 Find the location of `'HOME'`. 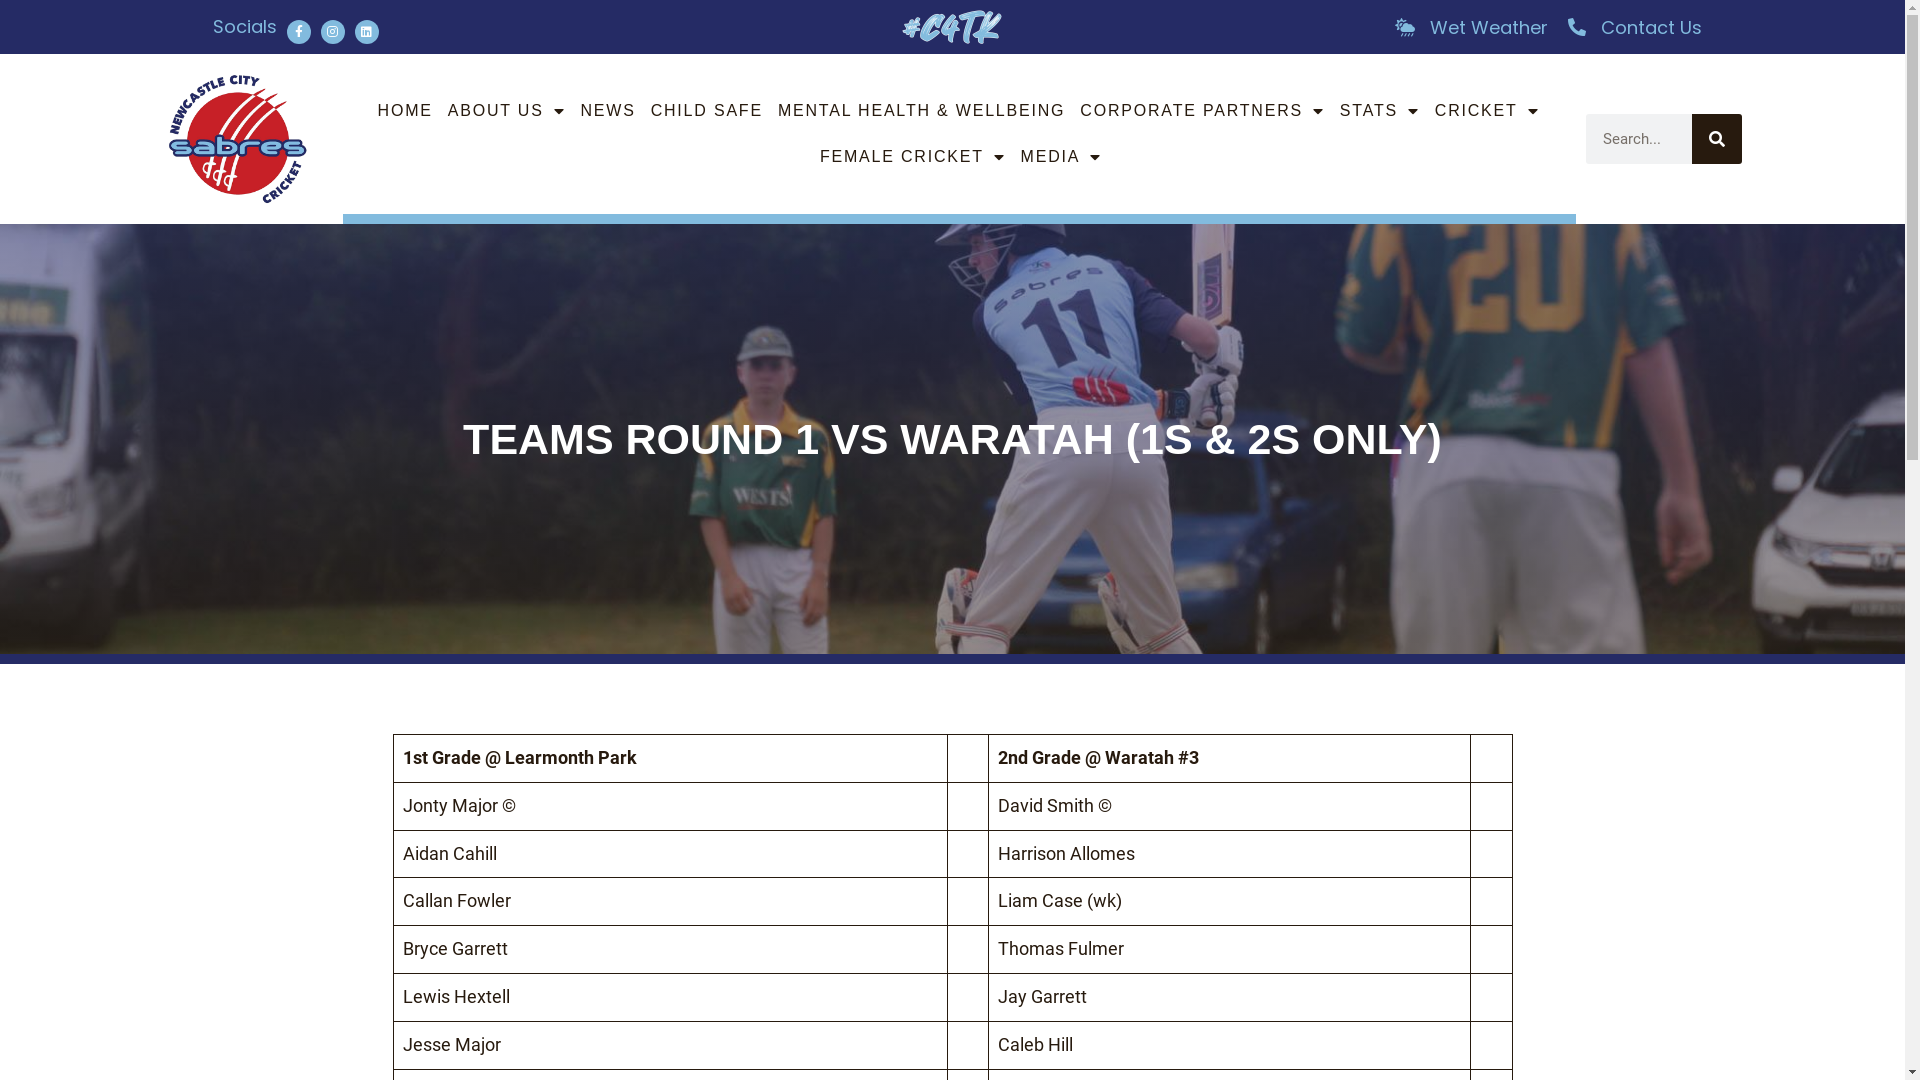

'HOME' is located at coordinates (404, 111).